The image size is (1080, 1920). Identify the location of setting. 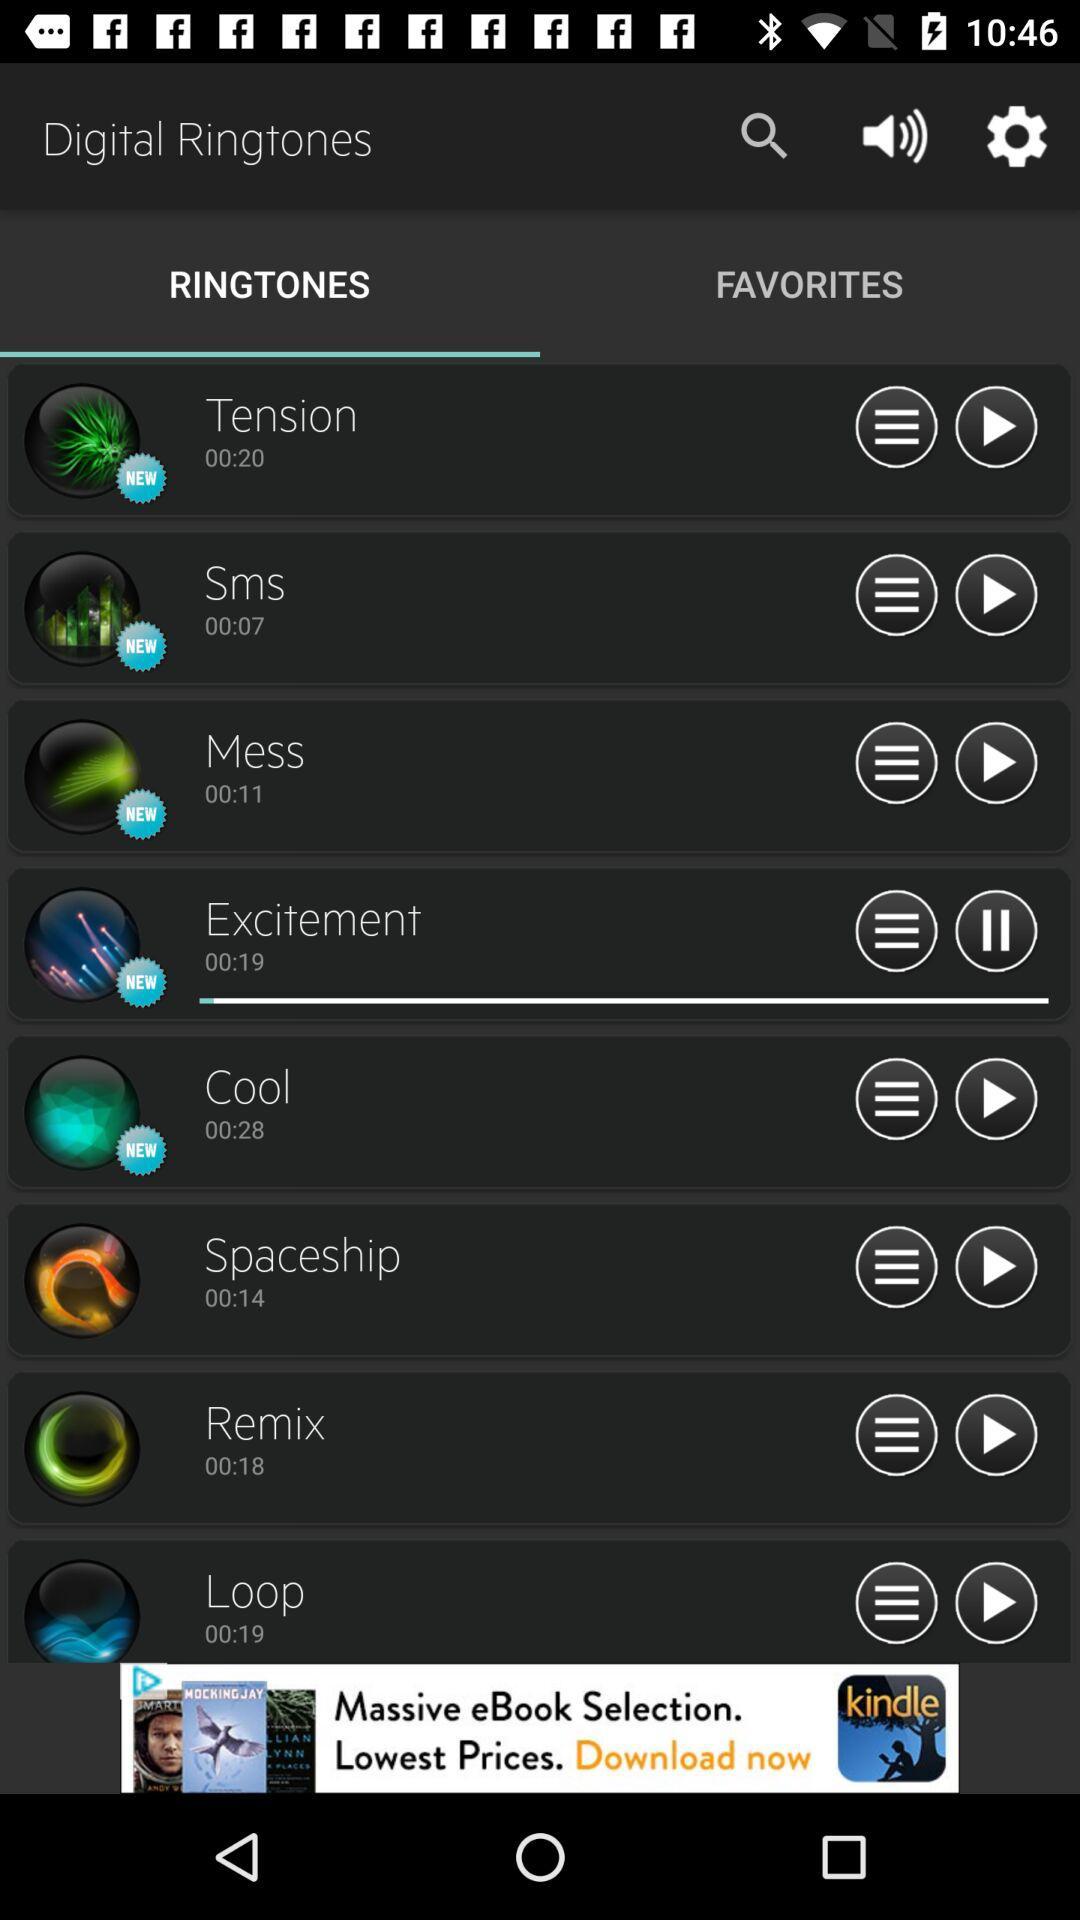
(80, 608).